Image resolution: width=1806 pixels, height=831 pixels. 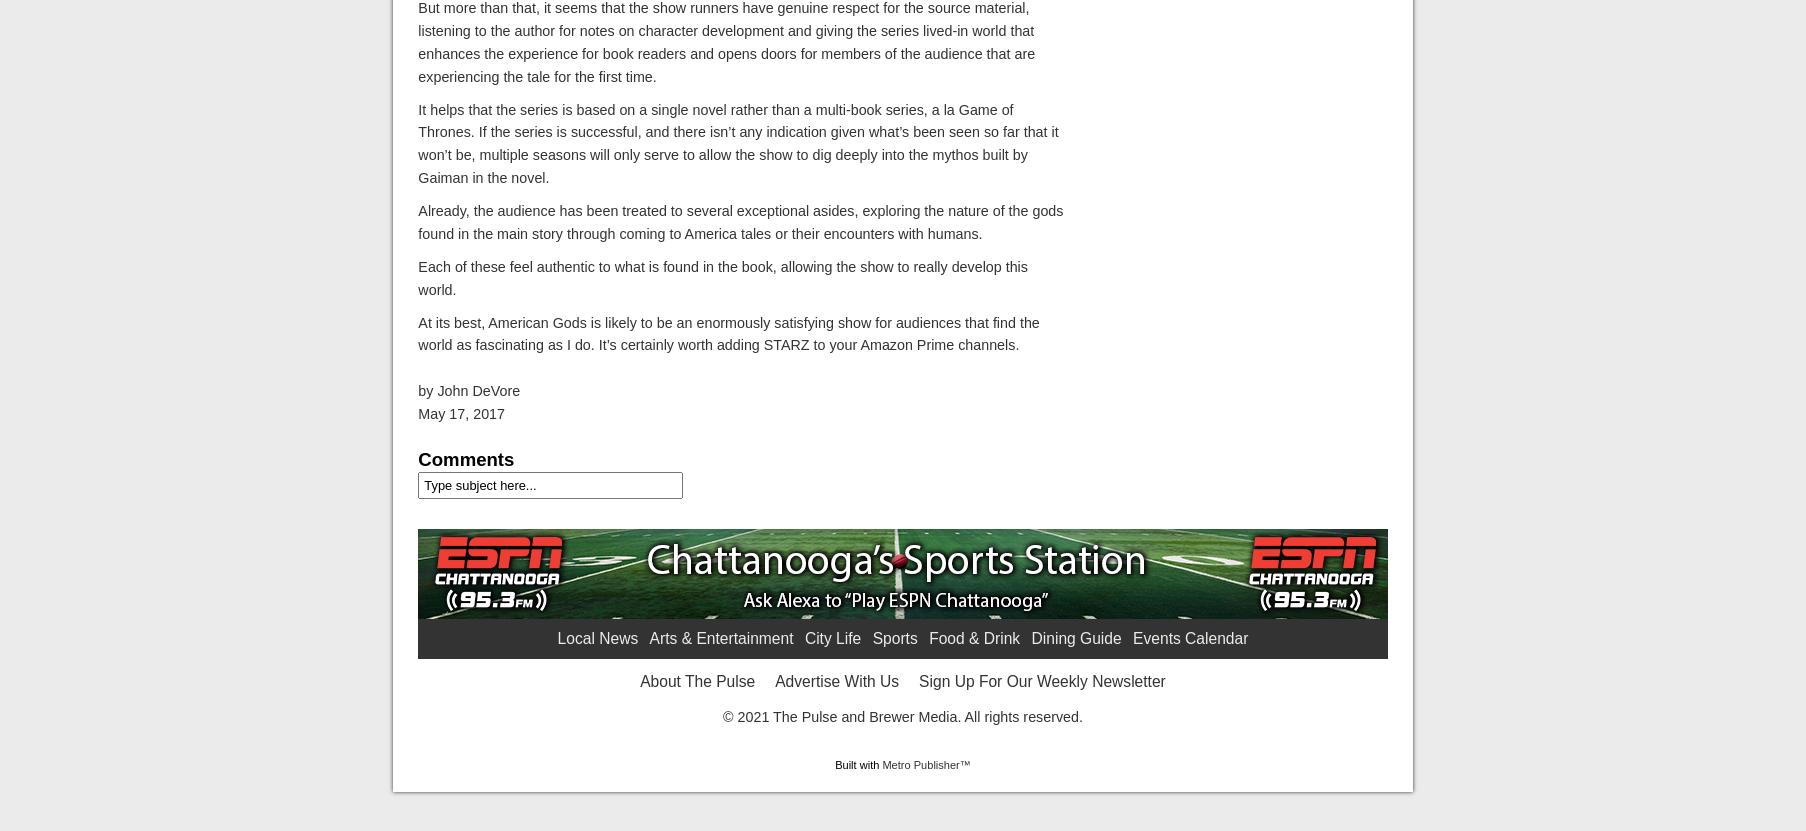 What do you see at coordinates (858, 764) in the screenshot?
I see `'Built with'` at bounding box center [858, 764].